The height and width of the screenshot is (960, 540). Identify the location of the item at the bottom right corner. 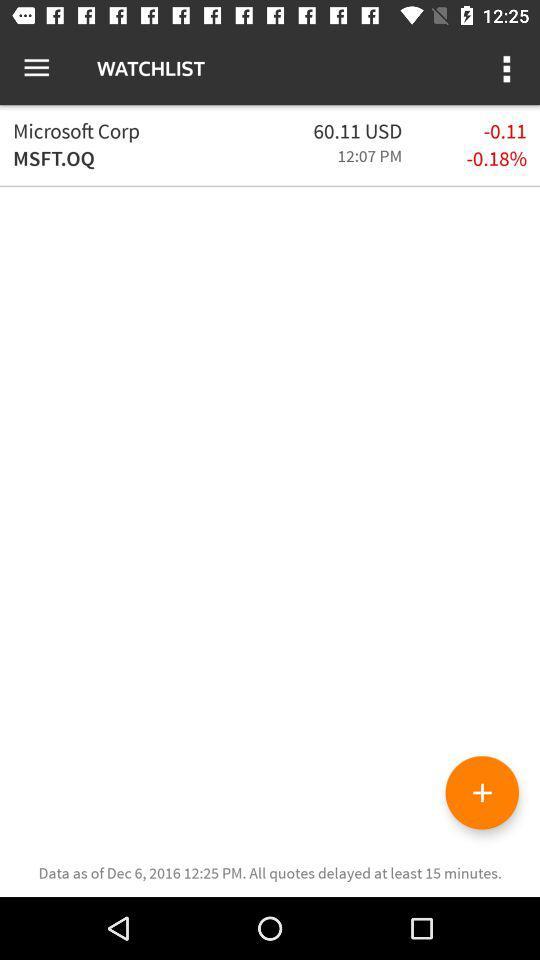
(481, 792).